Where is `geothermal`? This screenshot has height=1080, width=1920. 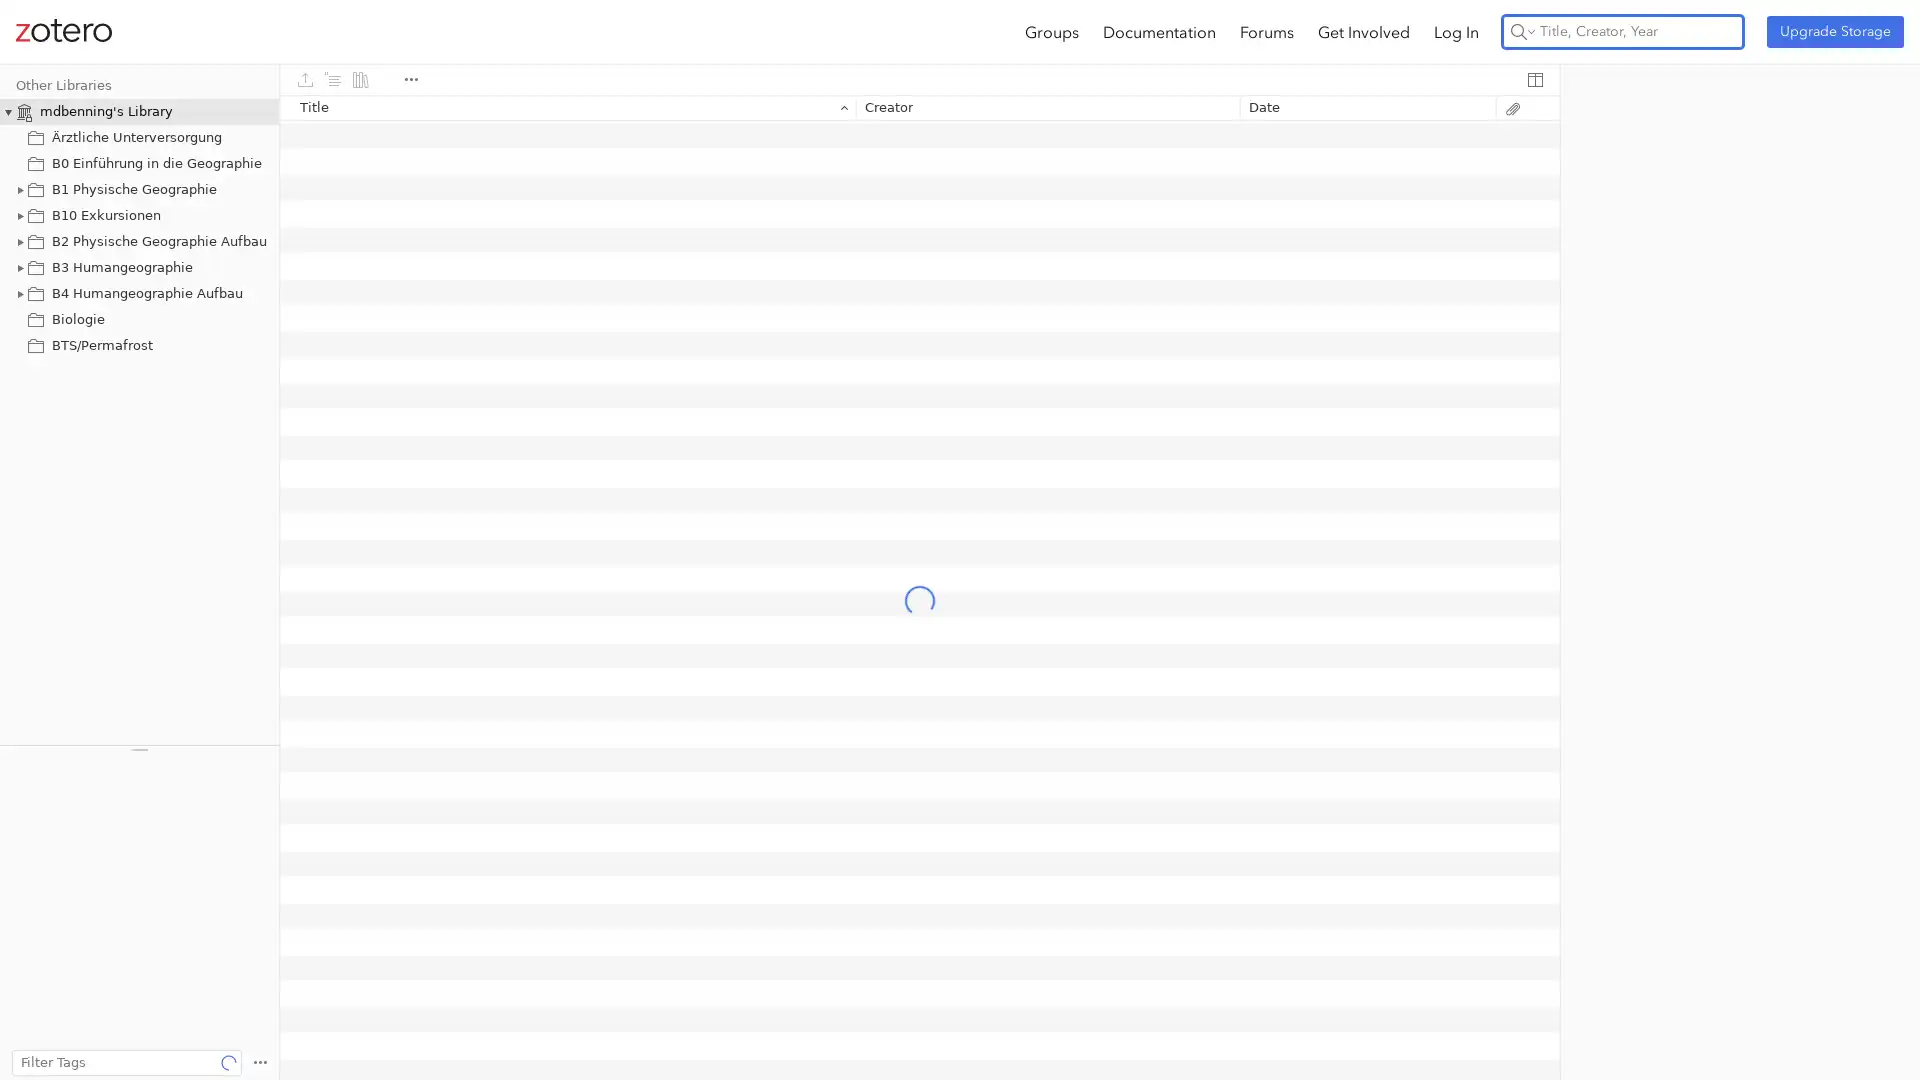 geothermal is located at coordinates (176, 978).